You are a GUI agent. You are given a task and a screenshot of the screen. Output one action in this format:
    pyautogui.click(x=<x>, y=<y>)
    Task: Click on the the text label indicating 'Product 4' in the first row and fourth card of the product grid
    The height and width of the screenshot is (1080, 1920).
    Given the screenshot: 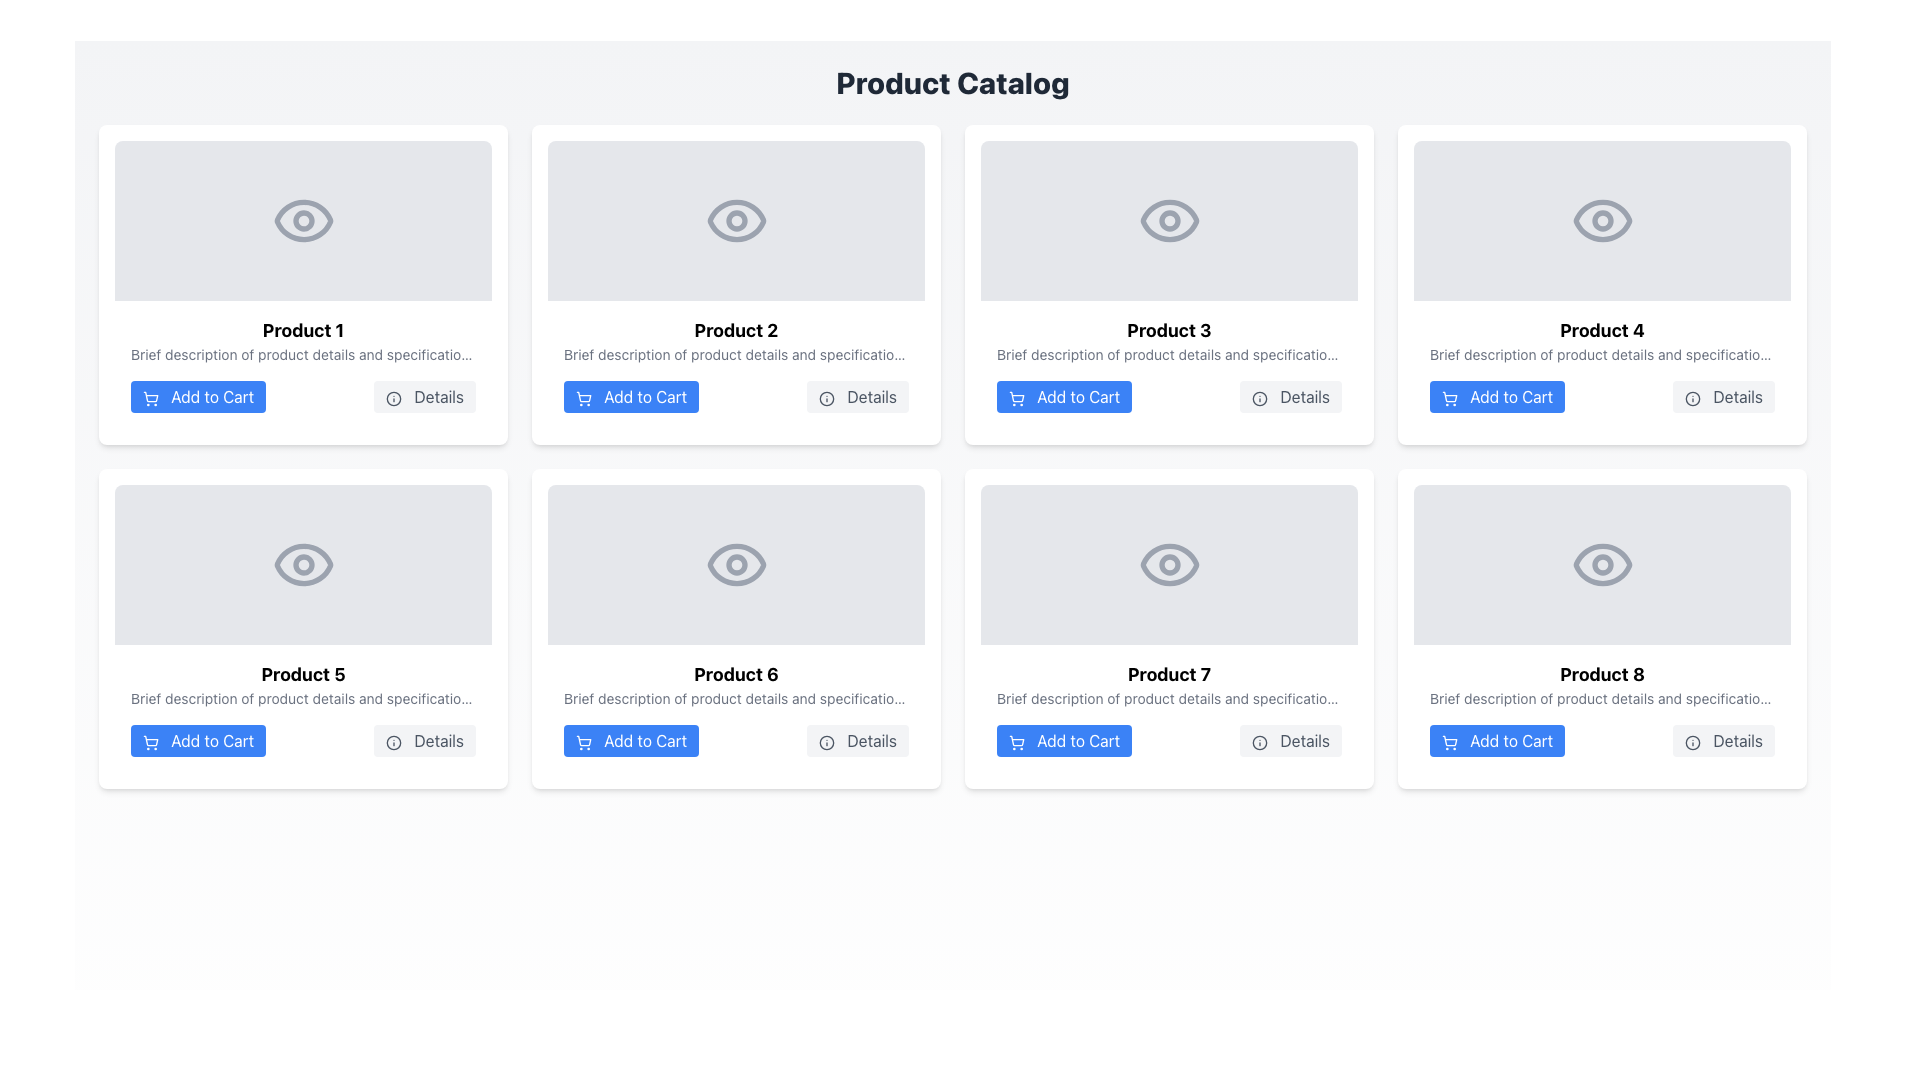 What is the action you would take?
    pyautogui.click(x=1602, y=330)
    